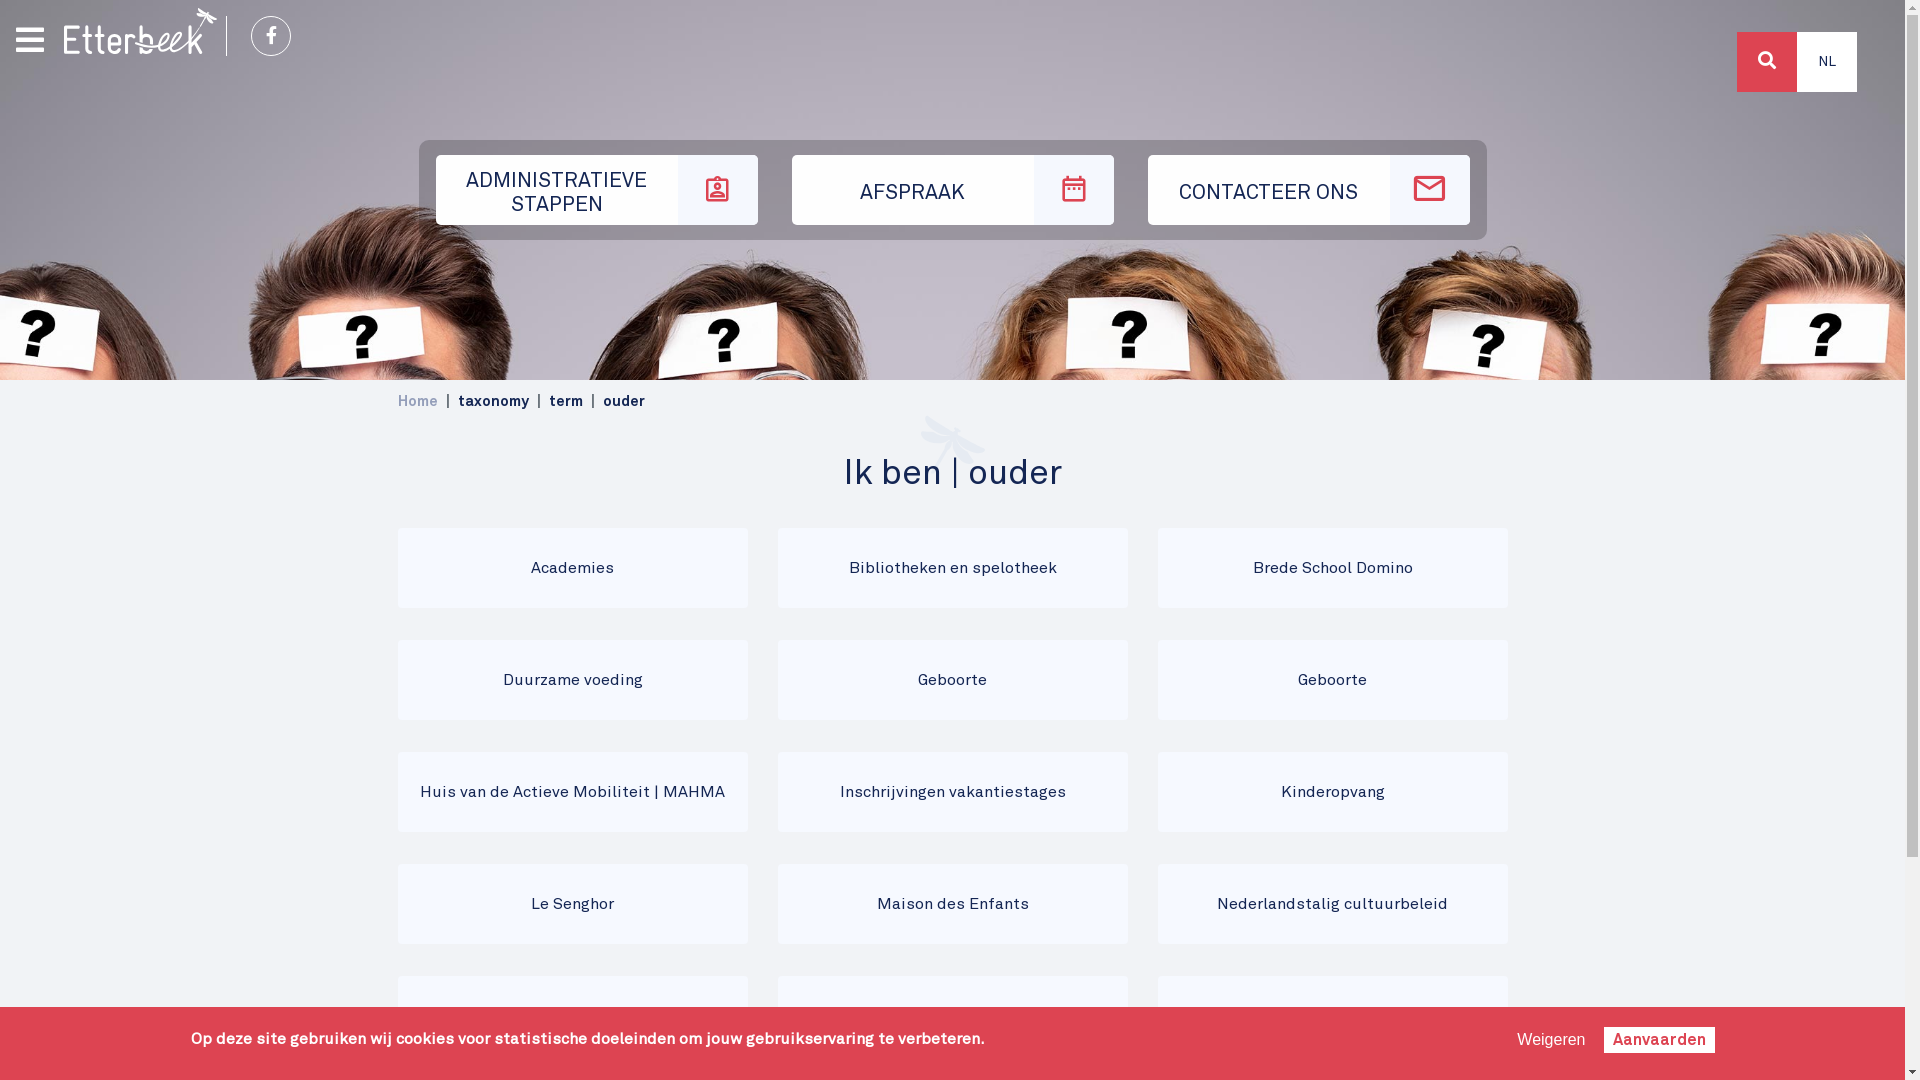  I want to click on 'Weigeren', so click(1549, 1039).